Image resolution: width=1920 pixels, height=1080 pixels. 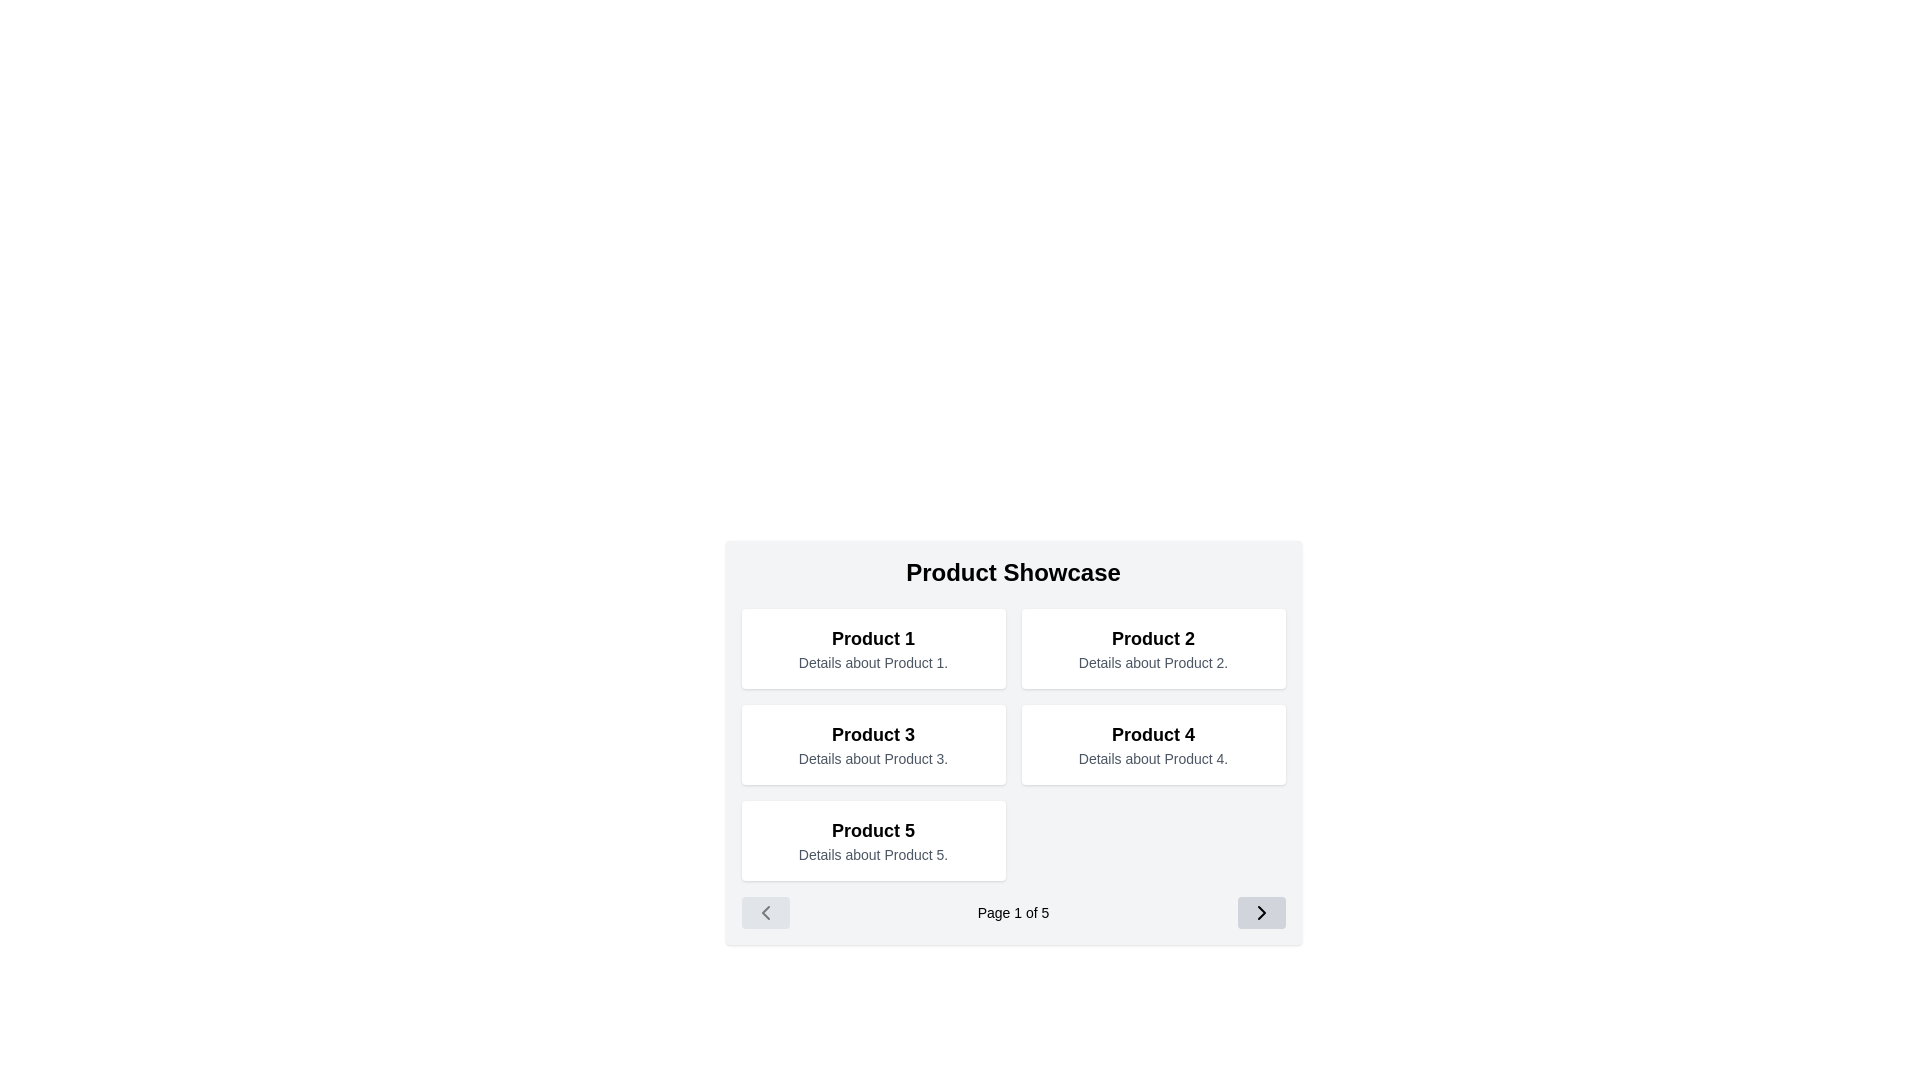 I want to click on text from the Text Label providing supplemental descriptive information about Product 2, located directly beneath the title 'Product 2' in the top-right section of the layout grid, so click(x=1153, y=663).